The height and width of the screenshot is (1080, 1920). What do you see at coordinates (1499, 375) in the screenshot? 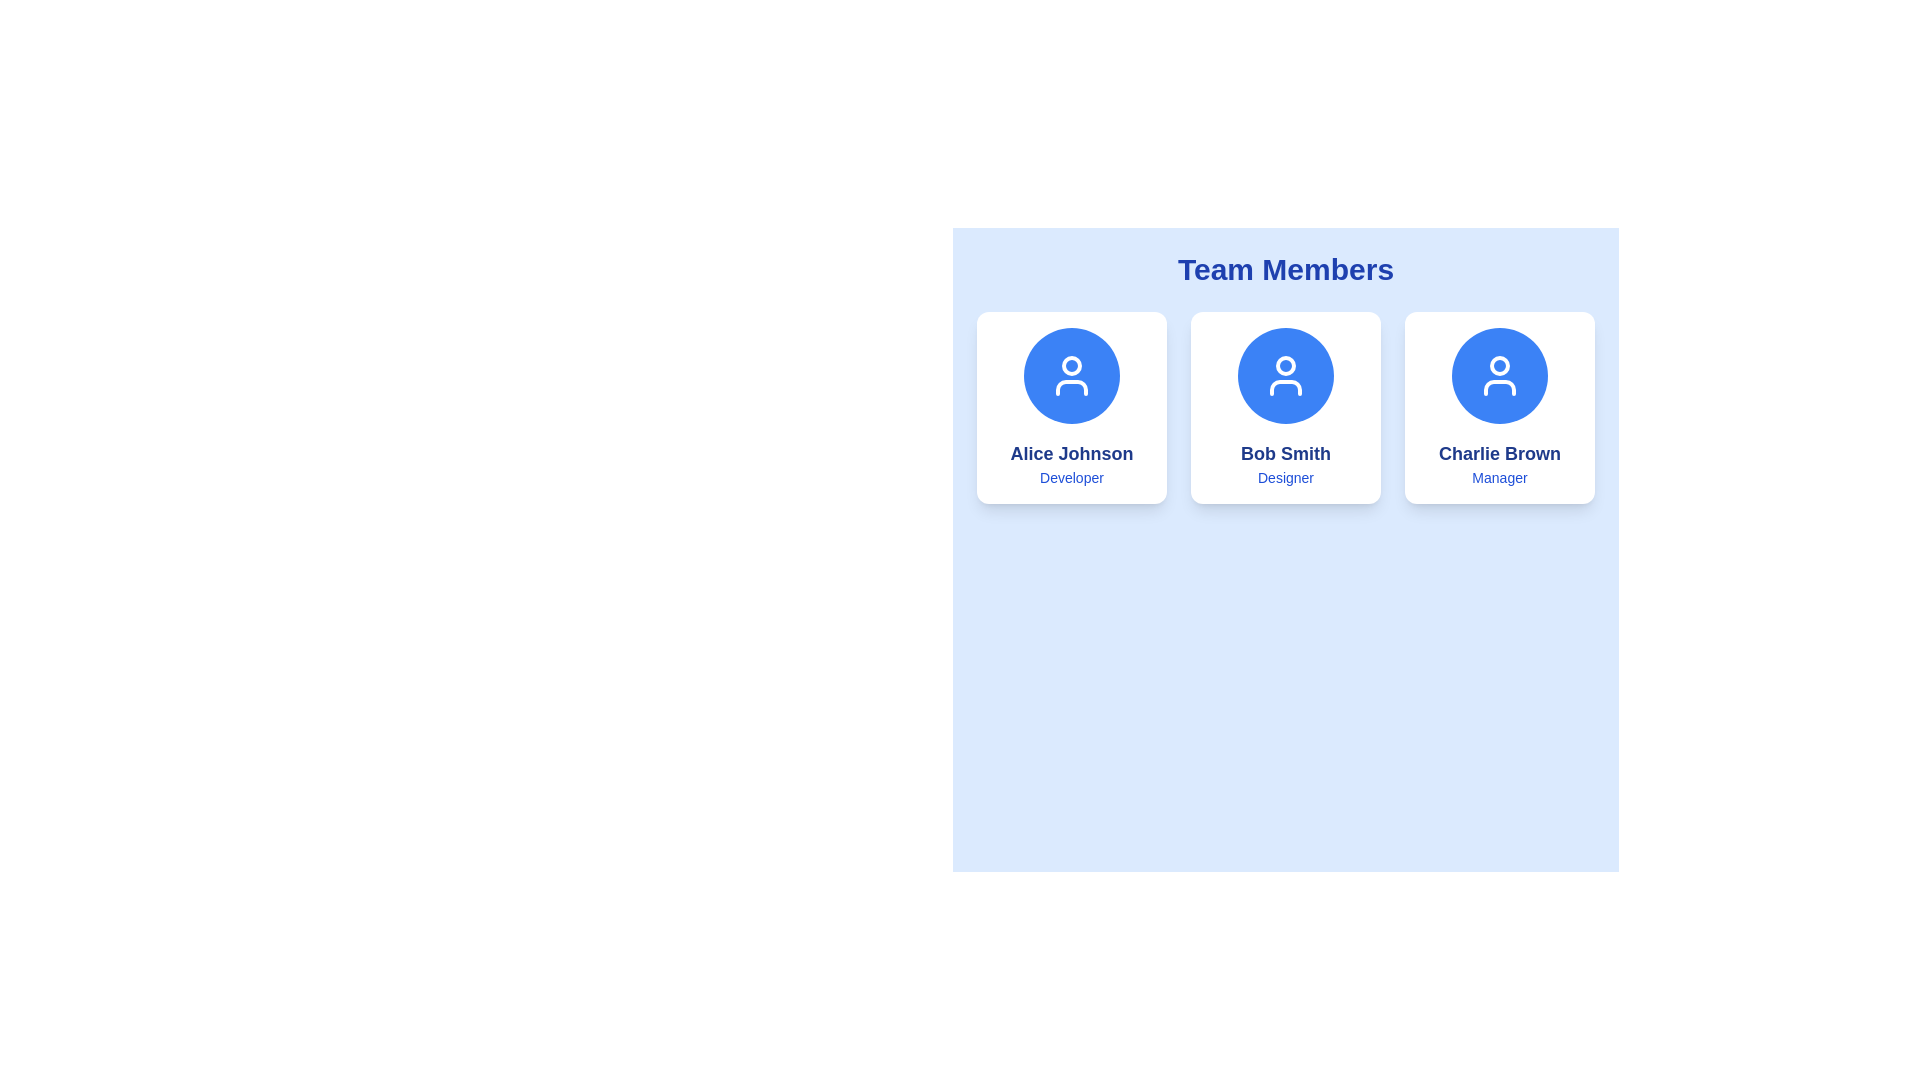
I see `the user profile icon for 'Charlie Brown', which is centrally aligned at the top of his card, positioned above the text sections displaying his name and role as 'Manager'` at bounding box center [1499, 375].